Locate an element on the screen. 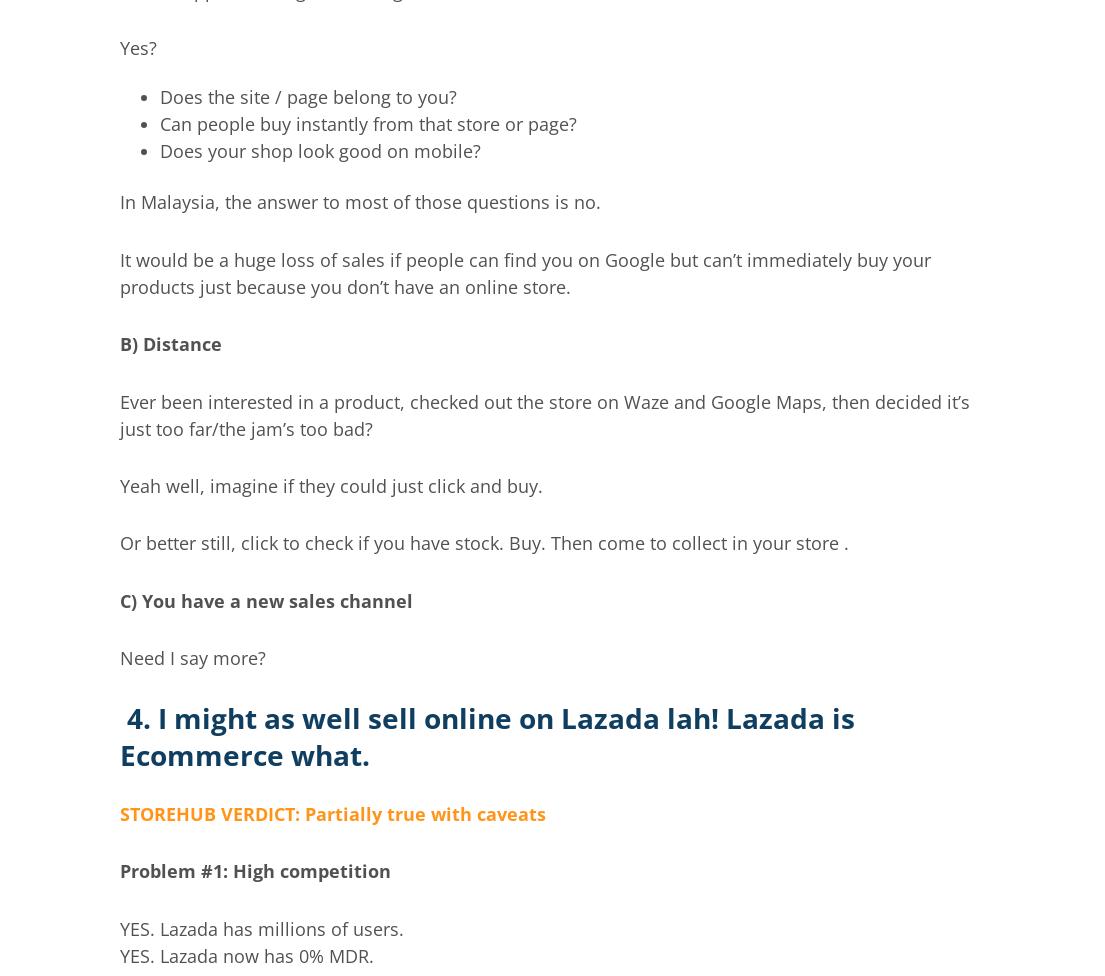 This screenshot has width=1105, height=976. 'Problem #1: High competition' is located at coordinates (255, 869).